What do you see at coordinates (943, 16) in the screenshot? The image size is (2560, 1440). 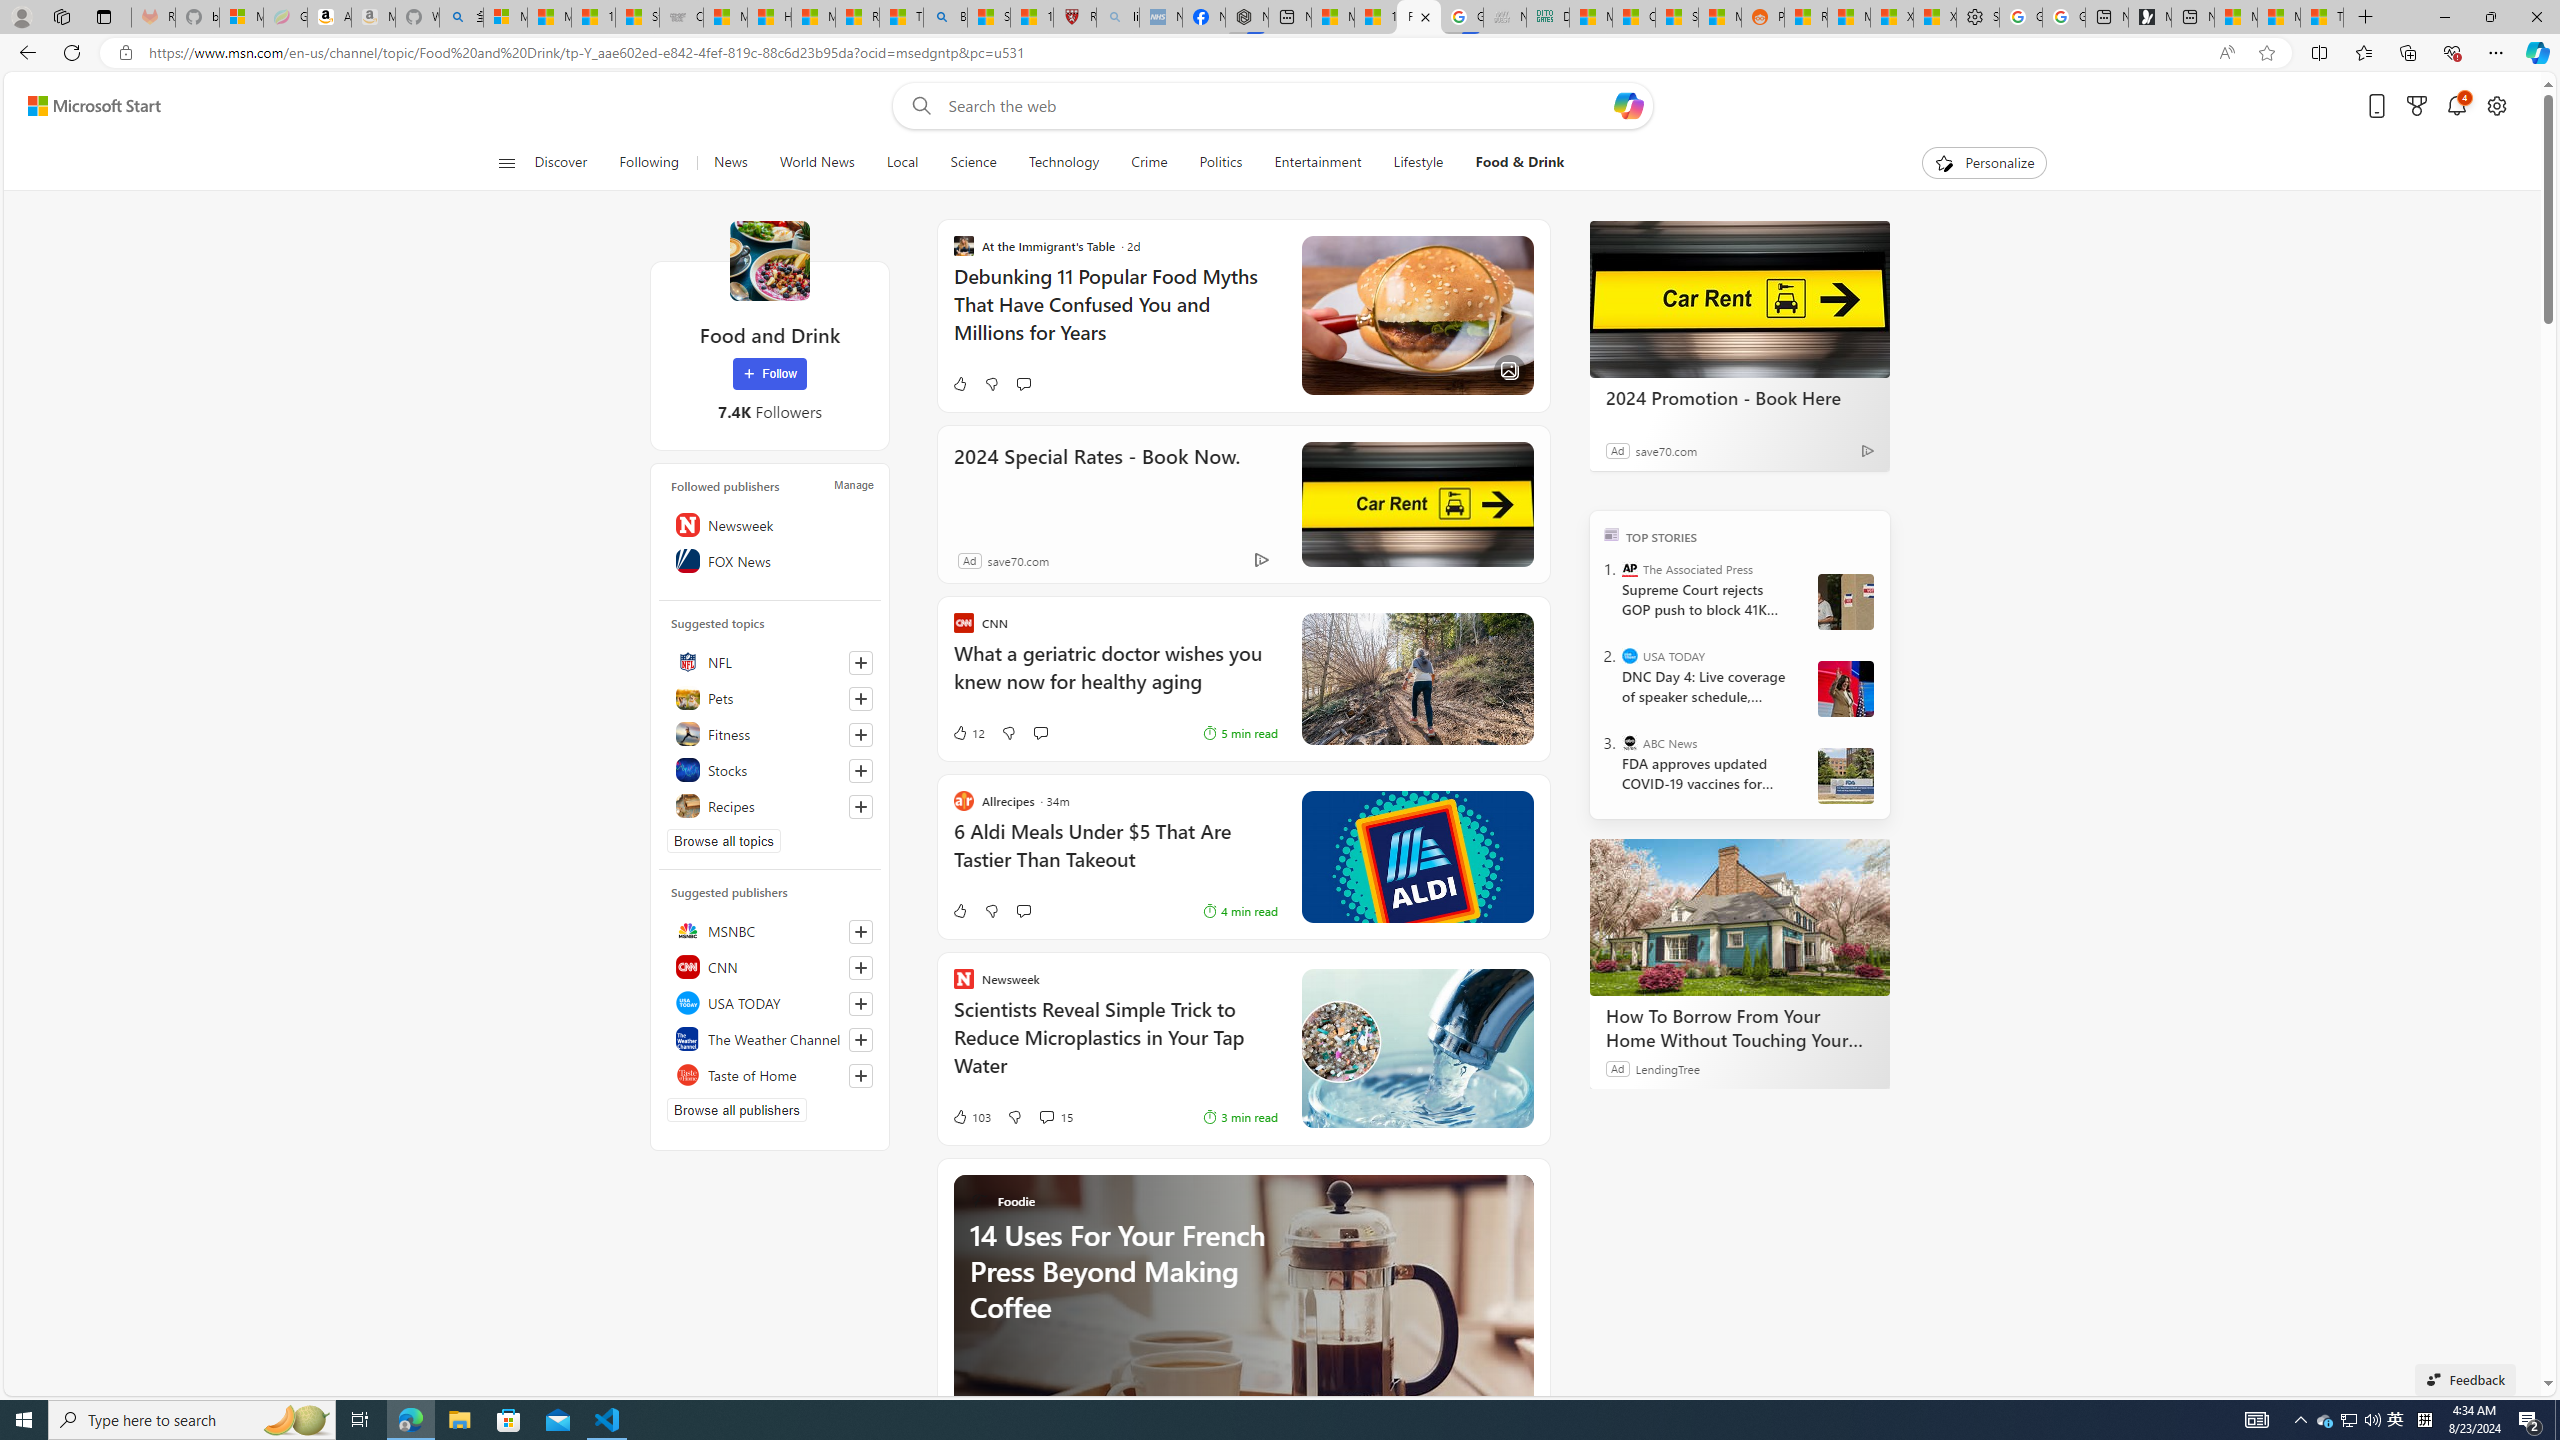 I see `'Bing'` at bounding box center [943, 16].